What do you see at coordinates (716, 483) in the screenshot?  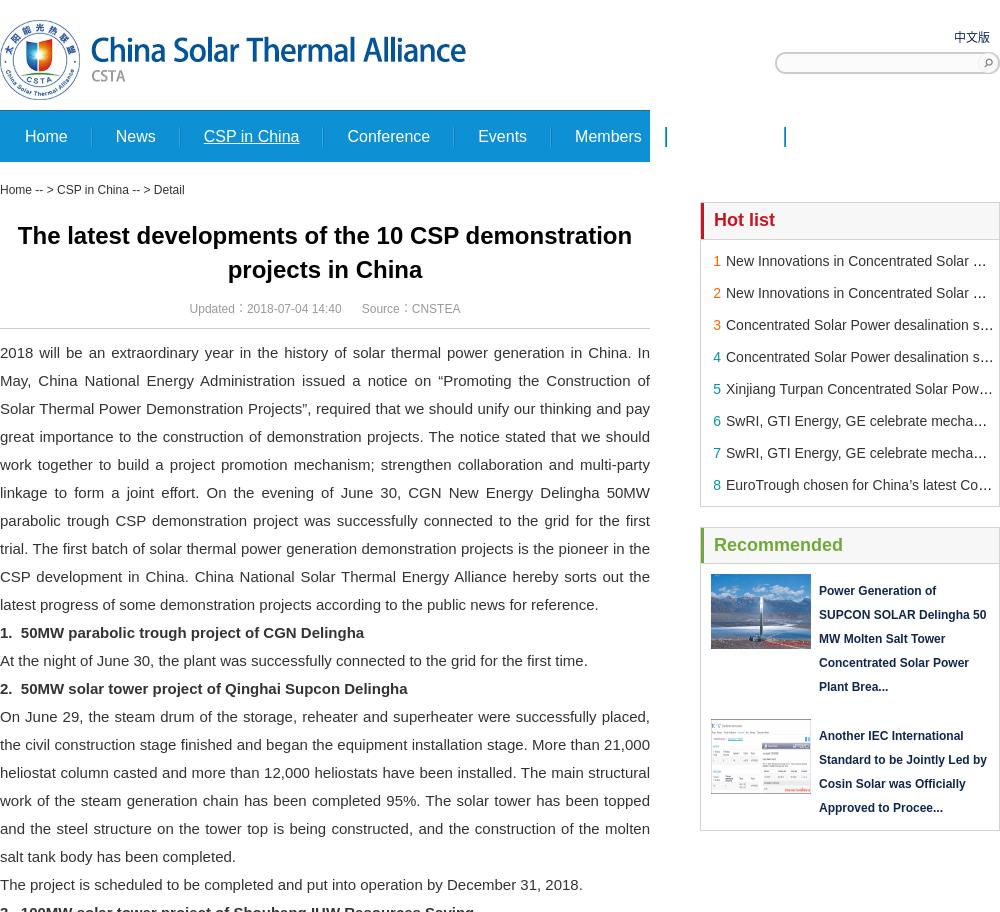 I see `'8'` at bounding box center [716, 483].